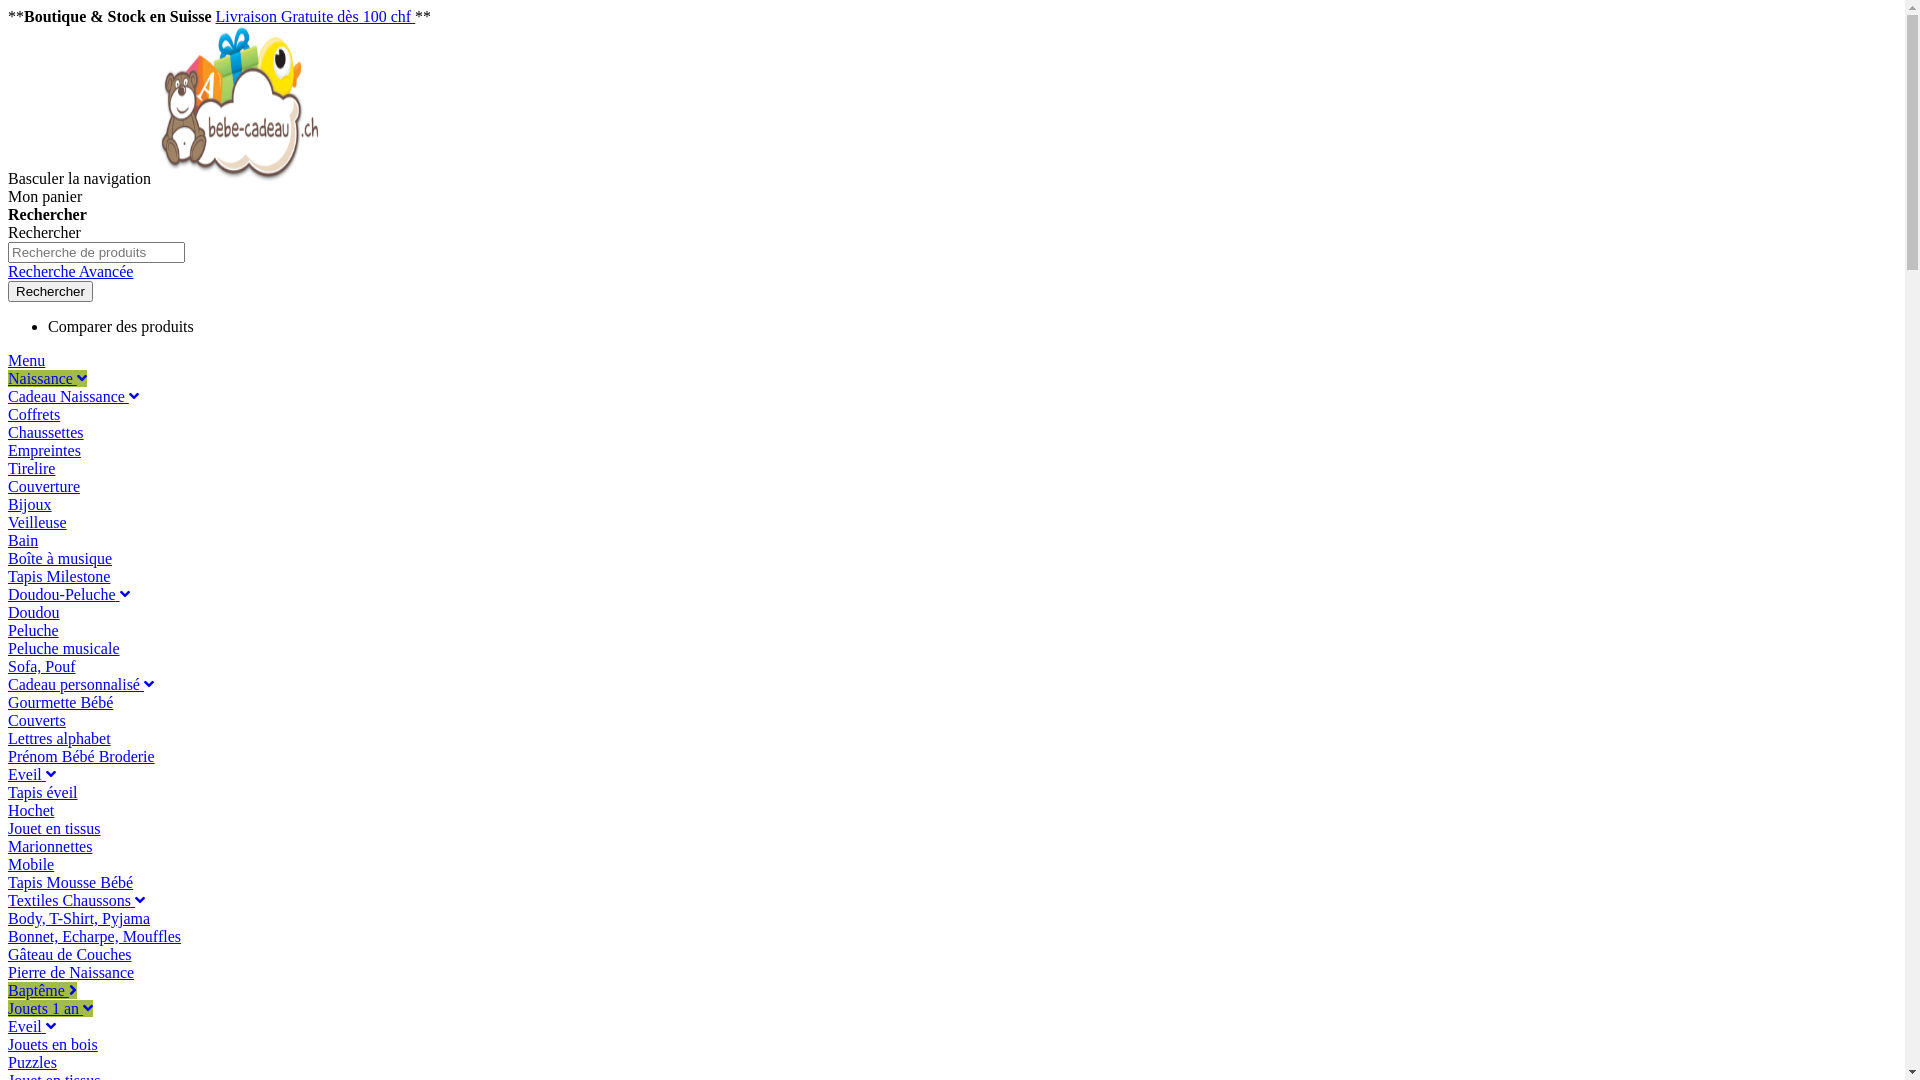 Image resolution: width=1920 pixels, height=1080 pixels. What do you see at coordinates (76, 900) in the screenshot?
I see `'Textiles Chaussons'` at bounding box center [76, 900].